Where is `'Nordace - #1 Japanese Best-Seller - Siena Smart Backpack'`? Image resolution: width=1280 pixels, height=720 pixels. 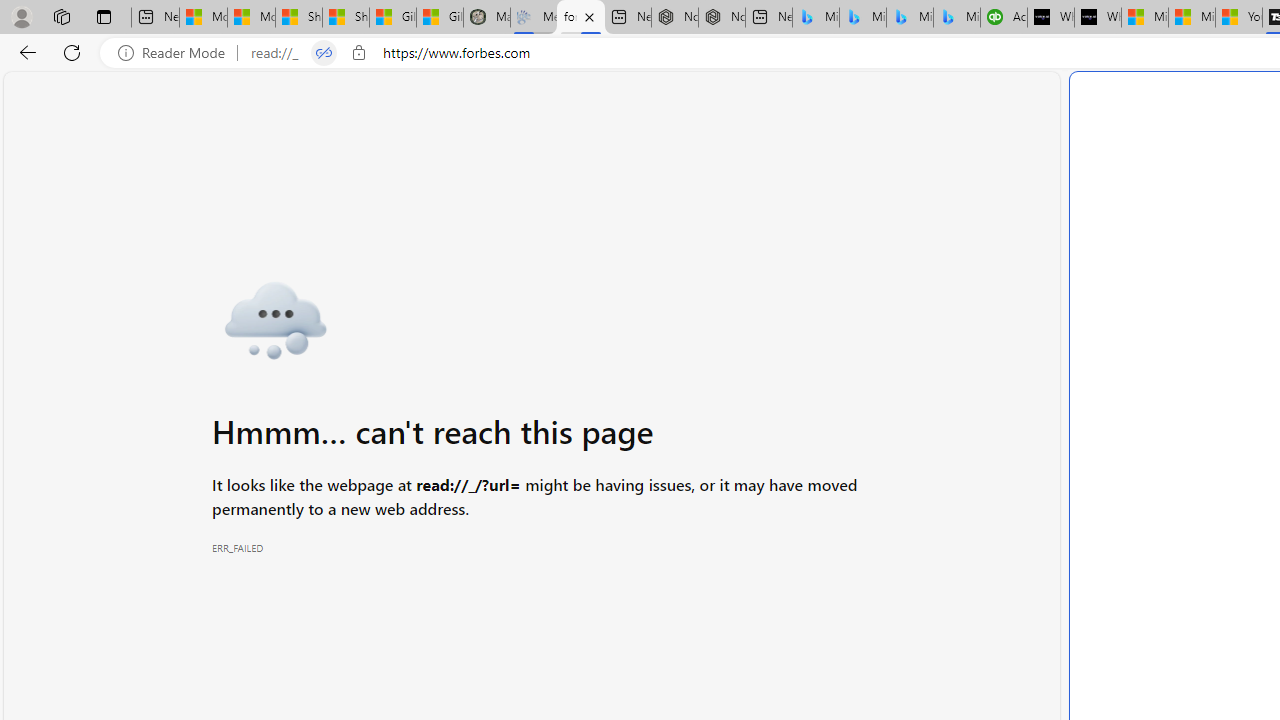 'Nordace - #1 Japanese Best-Seller - Siena Smart Backpack' is located at coordinates (720, 17).